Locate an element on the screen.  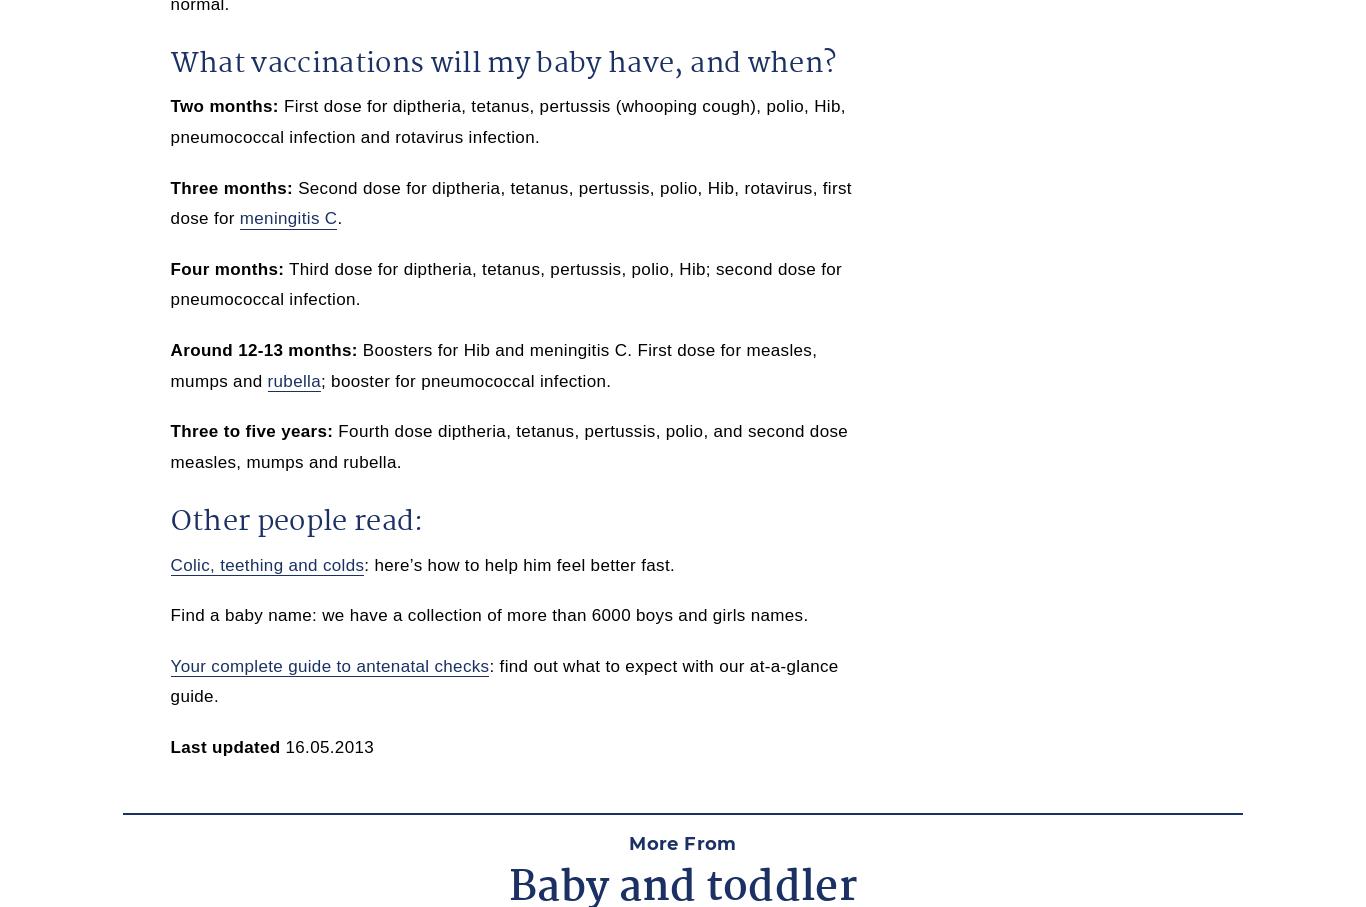
'Boosters for Hib and meningitis C. First dose for measles, mumps and' is located at coordinates (493, 364).